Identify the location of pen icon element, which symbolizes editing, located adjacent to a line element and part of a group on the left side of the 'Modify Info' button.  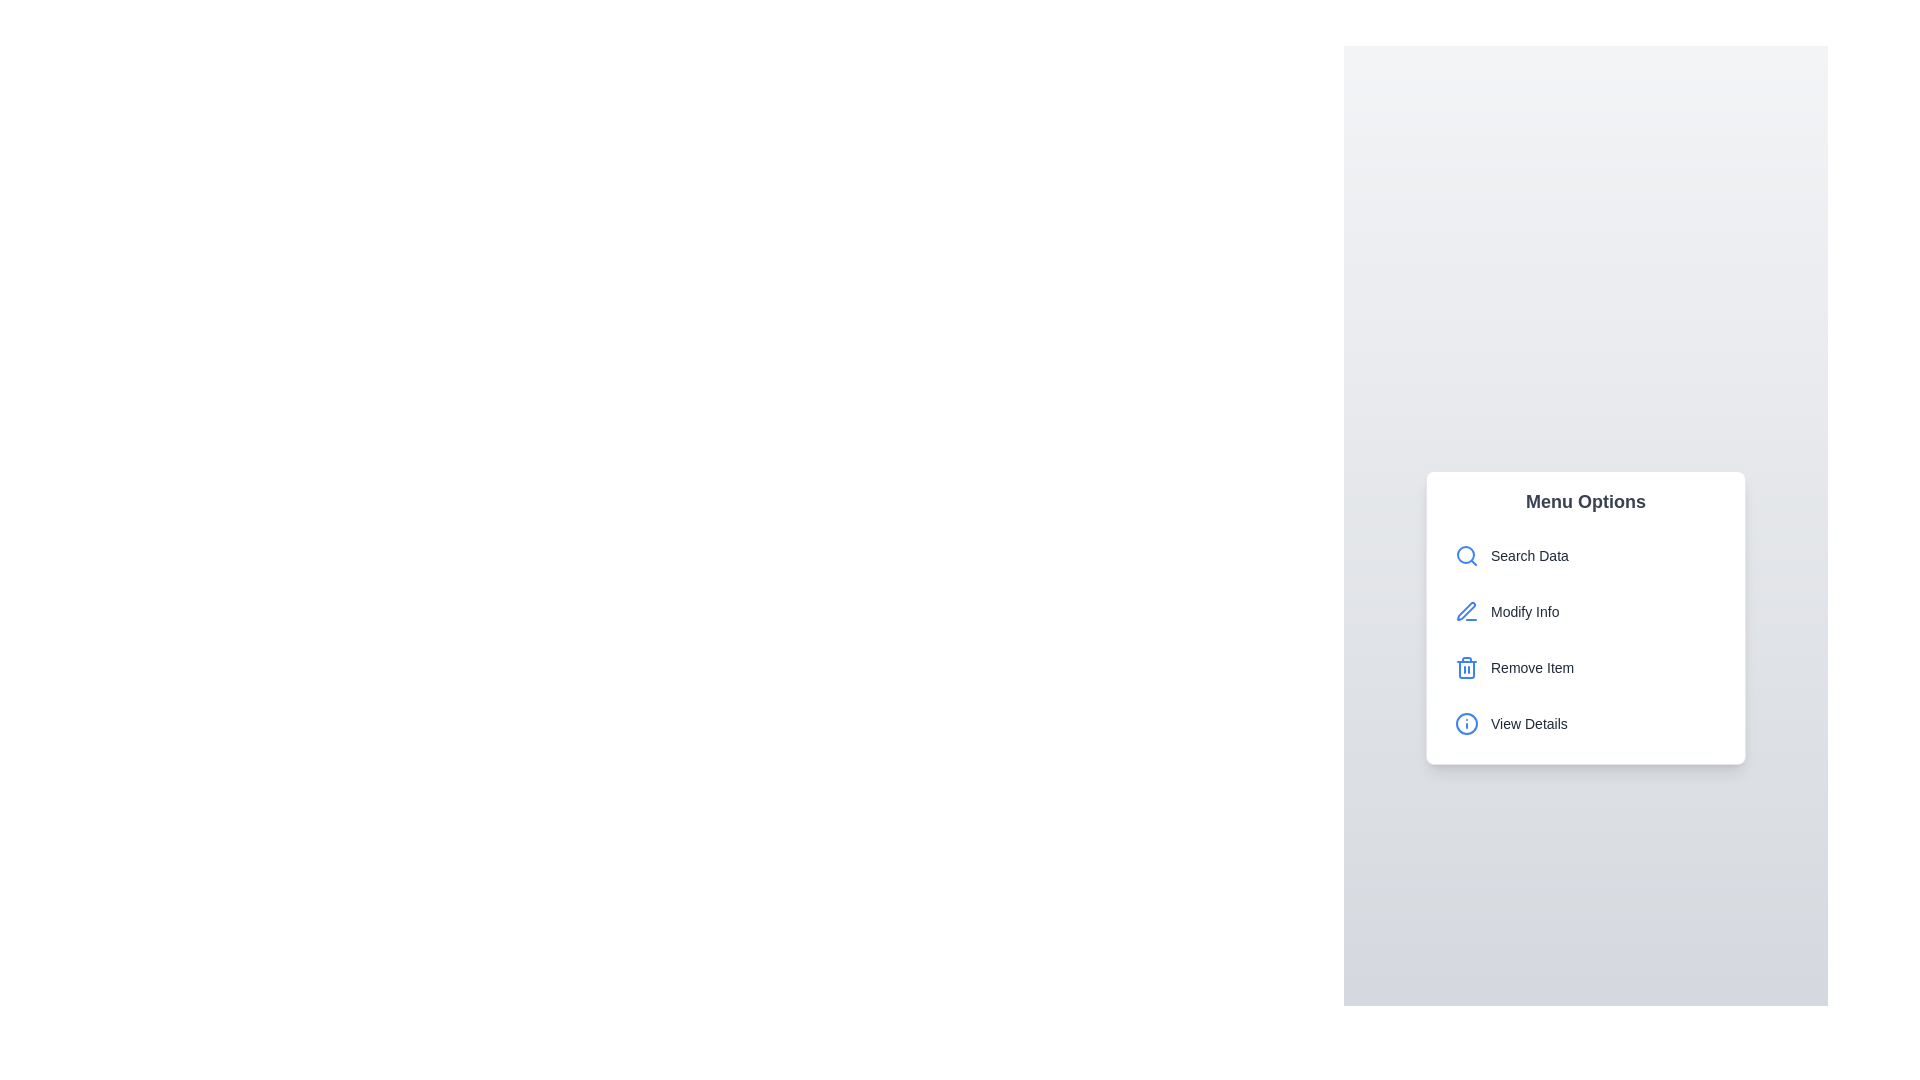
(1465, 609).